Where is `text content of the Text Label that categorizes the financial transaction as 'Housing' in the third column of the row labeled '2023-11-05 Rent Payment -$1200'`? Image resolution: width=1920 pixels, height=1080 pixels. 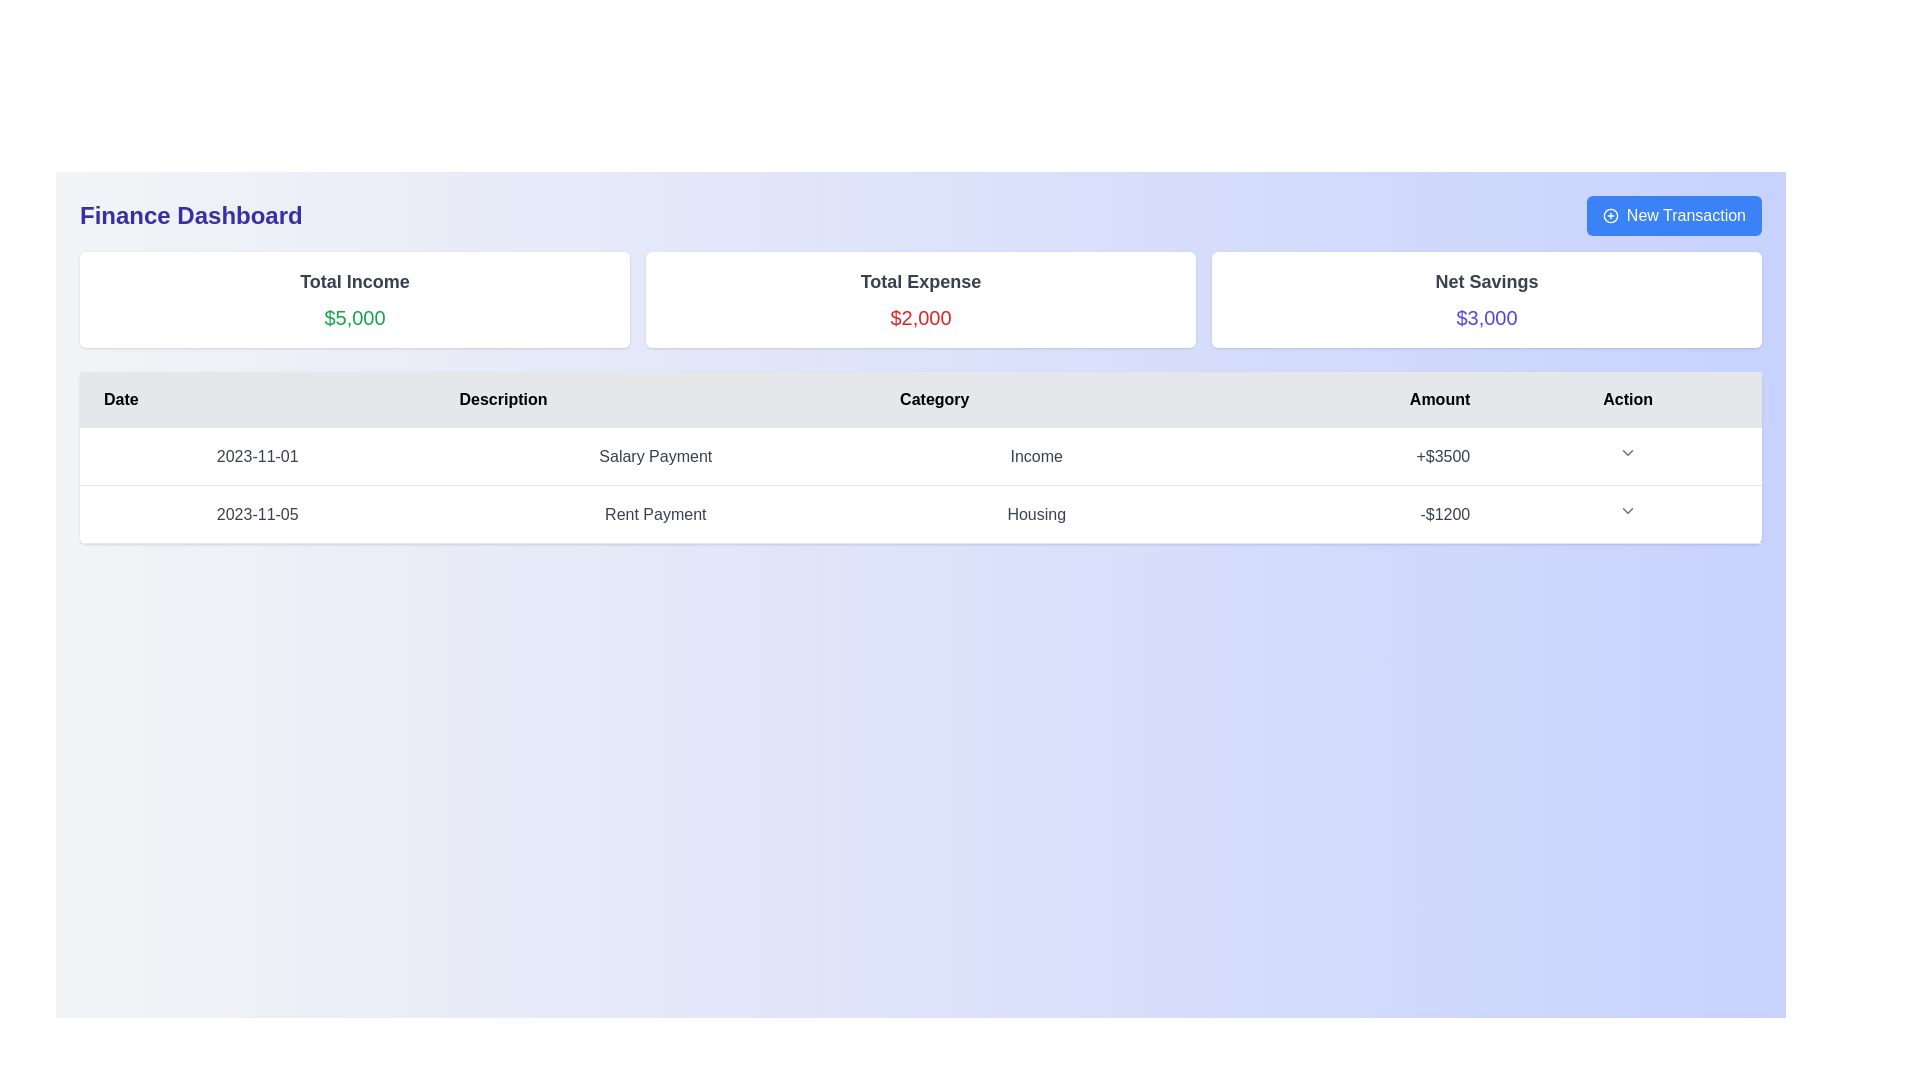 text content of the Text Label that categorizes the financial transaction as 'Housing' in the third column of the row labeled '2023-11-05 Rent Payment -$1200' is located at coordinates (1036, 513).